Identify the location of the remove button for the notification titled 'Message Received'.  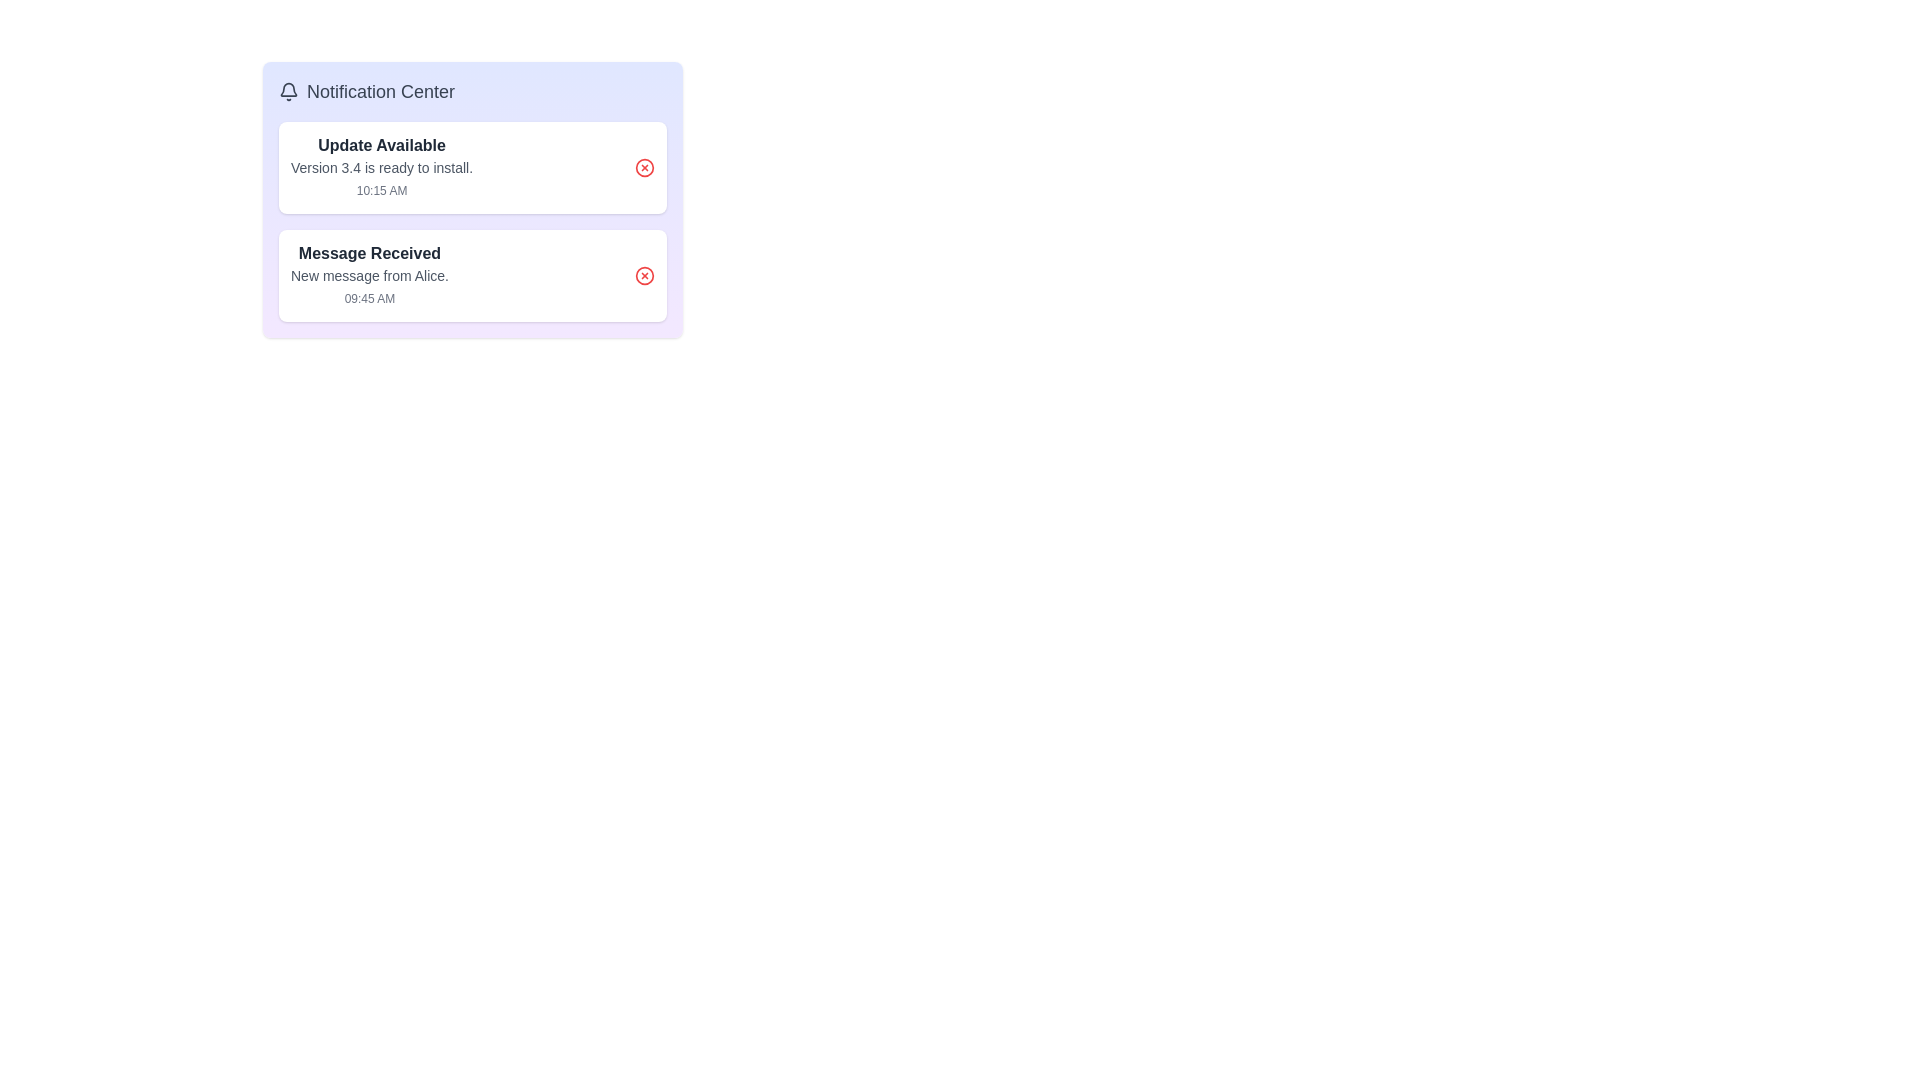
(644, 276).